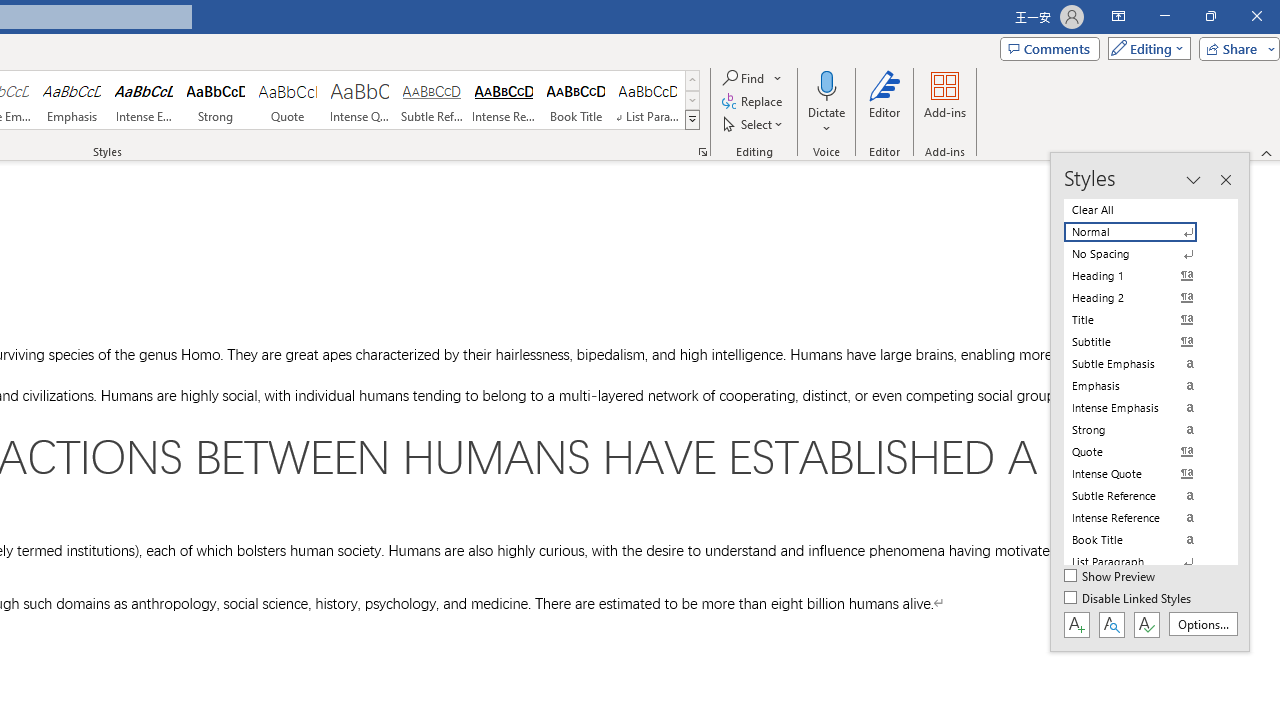 The image size is (1280, 720). Describe the element at coordinates (1142, 561) in the screenshot. I see `'List Paragraph'` at that location.